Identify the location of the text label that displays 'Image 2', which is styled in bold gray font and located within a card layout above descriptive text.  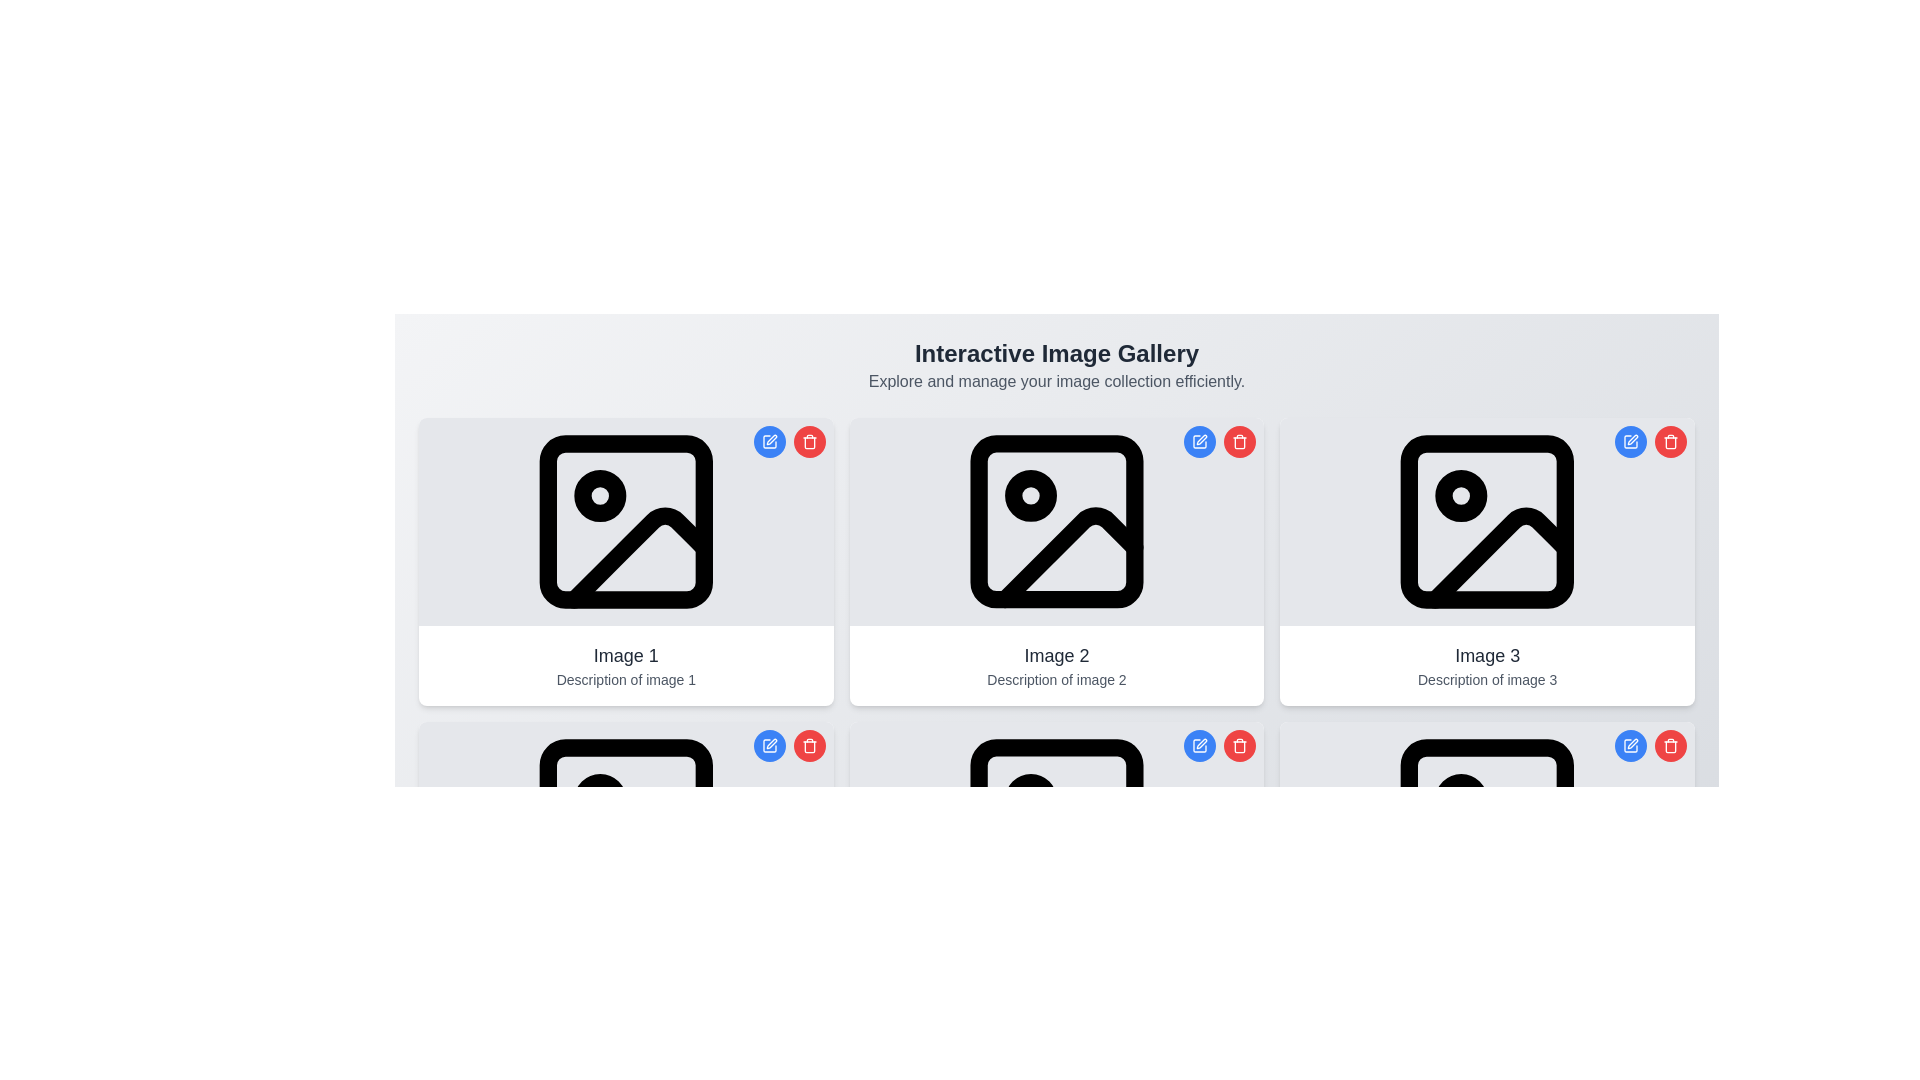
(1055, 655).